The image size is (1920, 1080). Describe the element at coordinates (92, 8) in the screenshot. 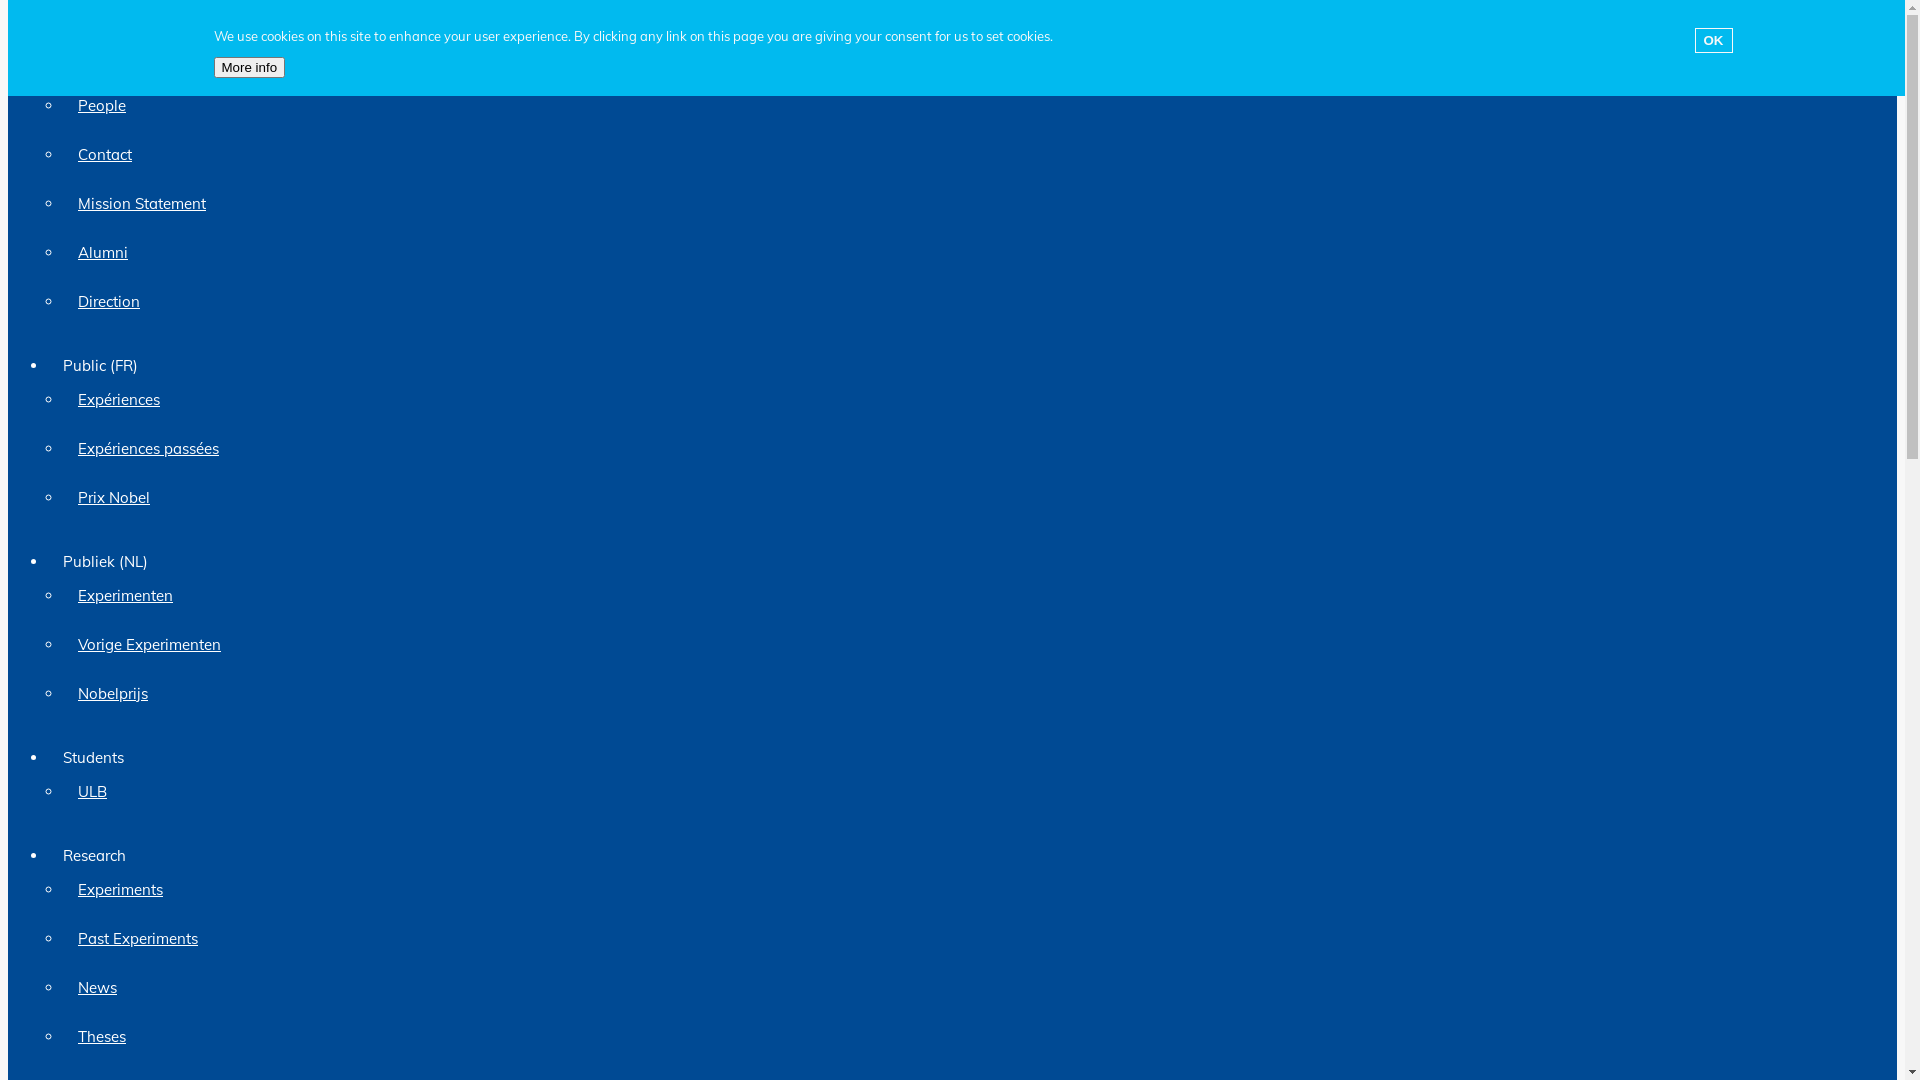

I see `'Skip to main content'` at that location.